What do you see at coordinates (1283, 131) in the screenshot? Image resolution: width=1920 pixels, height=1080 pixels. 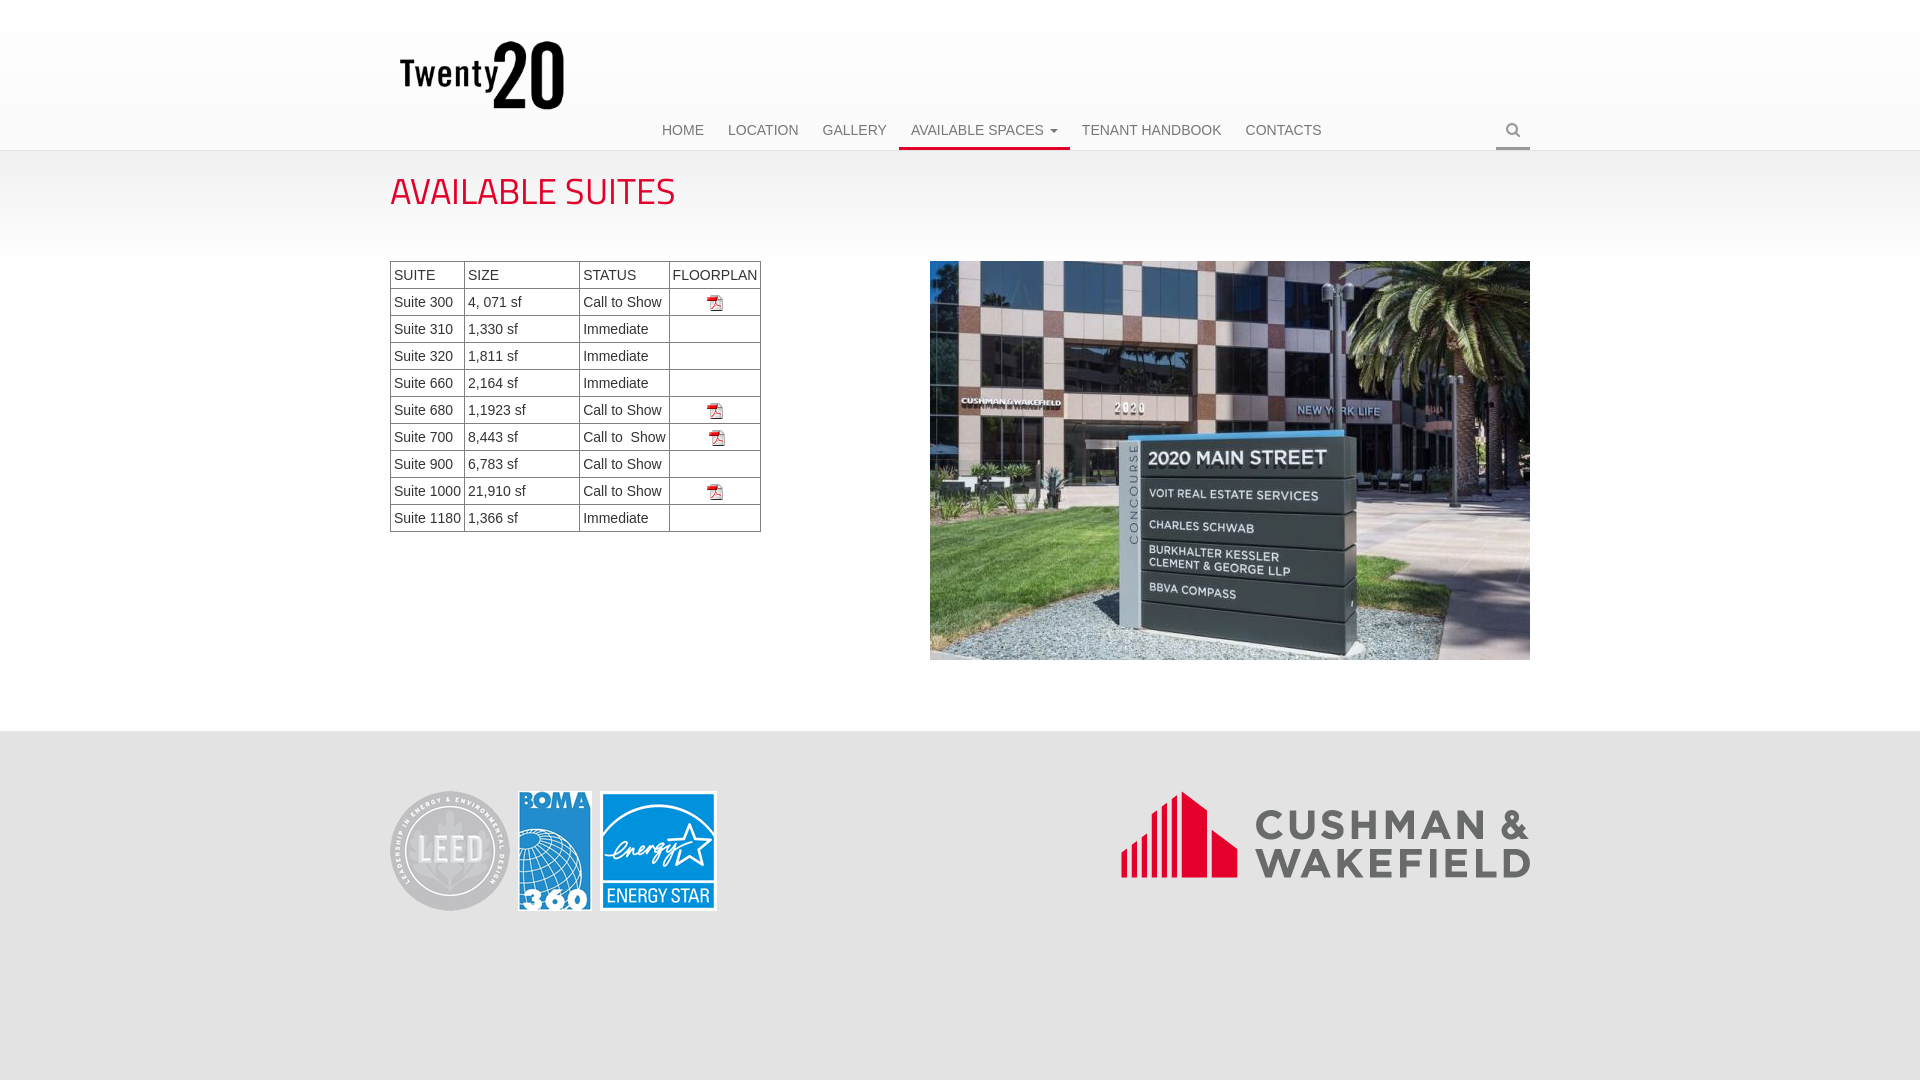 I see `'CONTACTS'` at bounding box center [1283, 131].